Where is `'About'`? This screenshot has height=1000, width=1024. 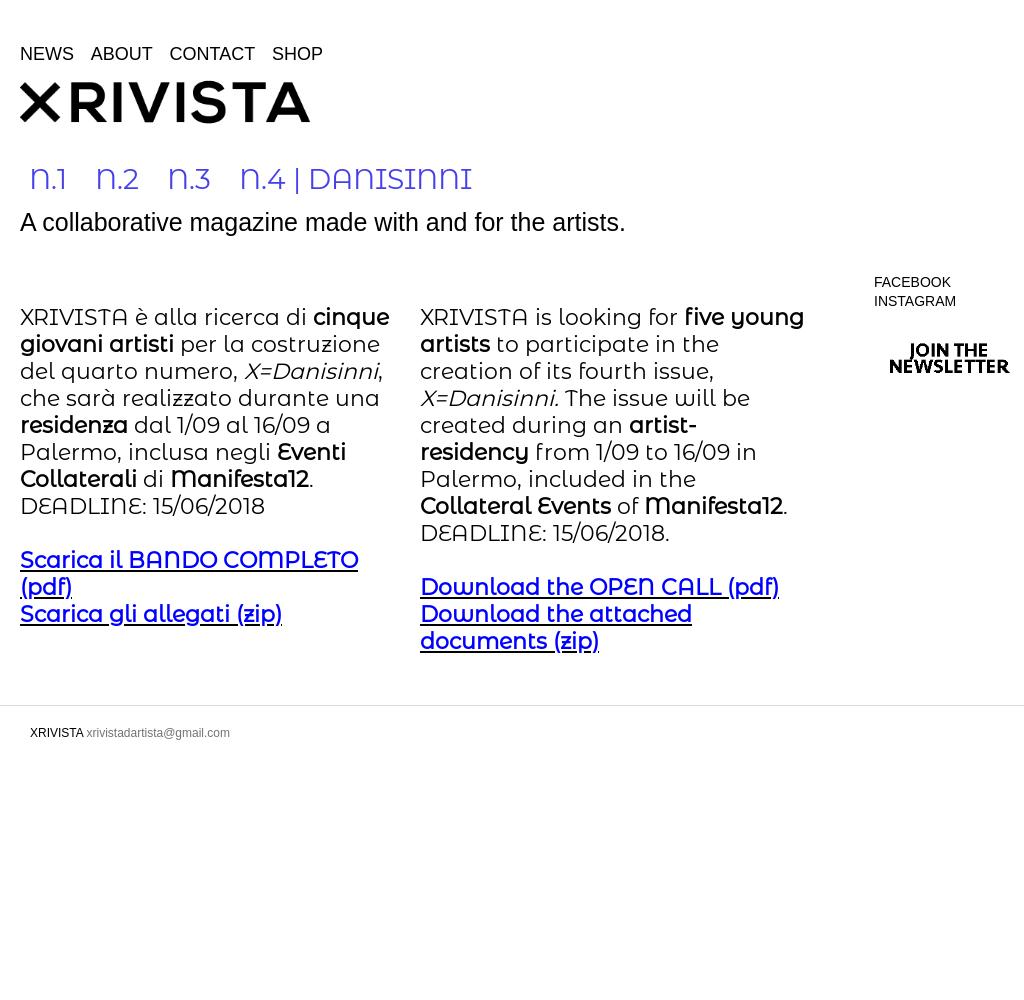 'About' is located at coordinates (90, 54).